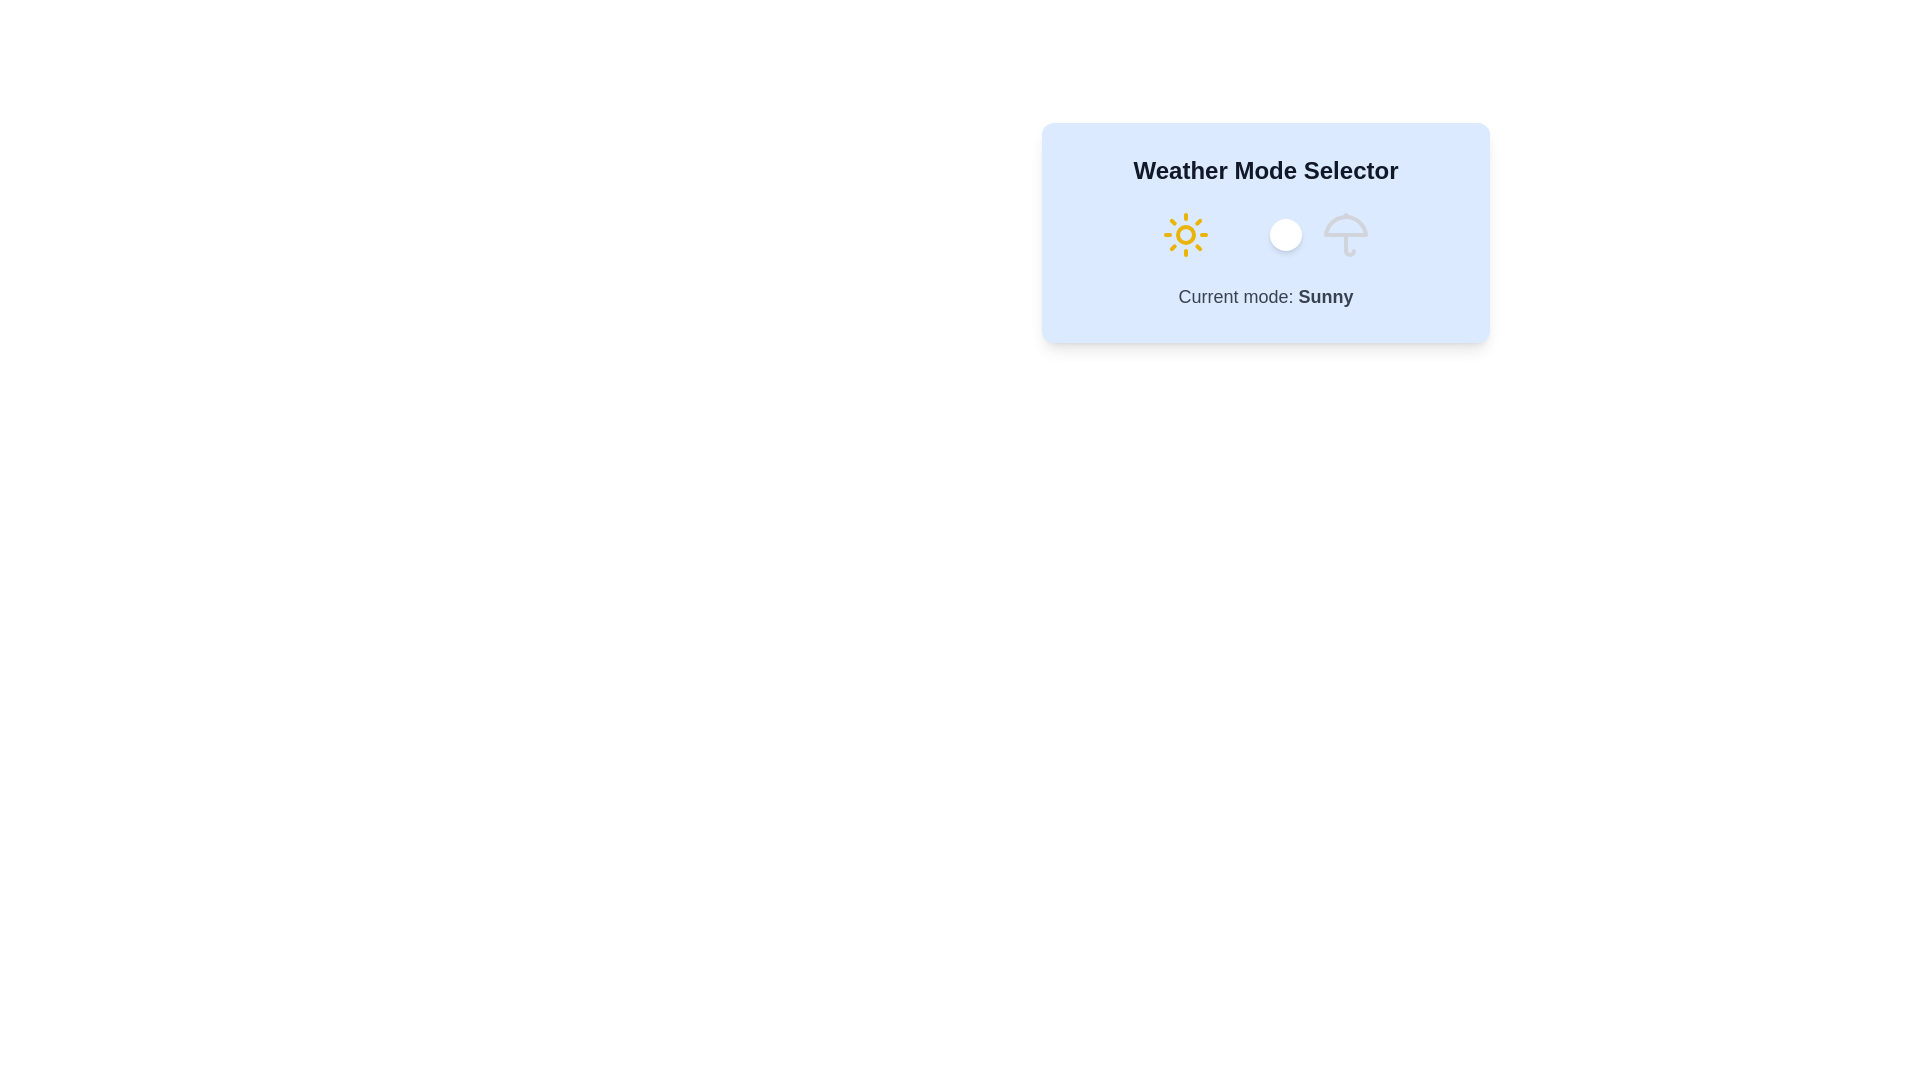 Image resolution: width=1920 pixels, height=1080 pixels. Describe the element at coordinates (1325, 297) in the screenshot. I see `the static text label displaying 'Current mode: Sunny', which indicates the current mode or state selected within the application` at that location.